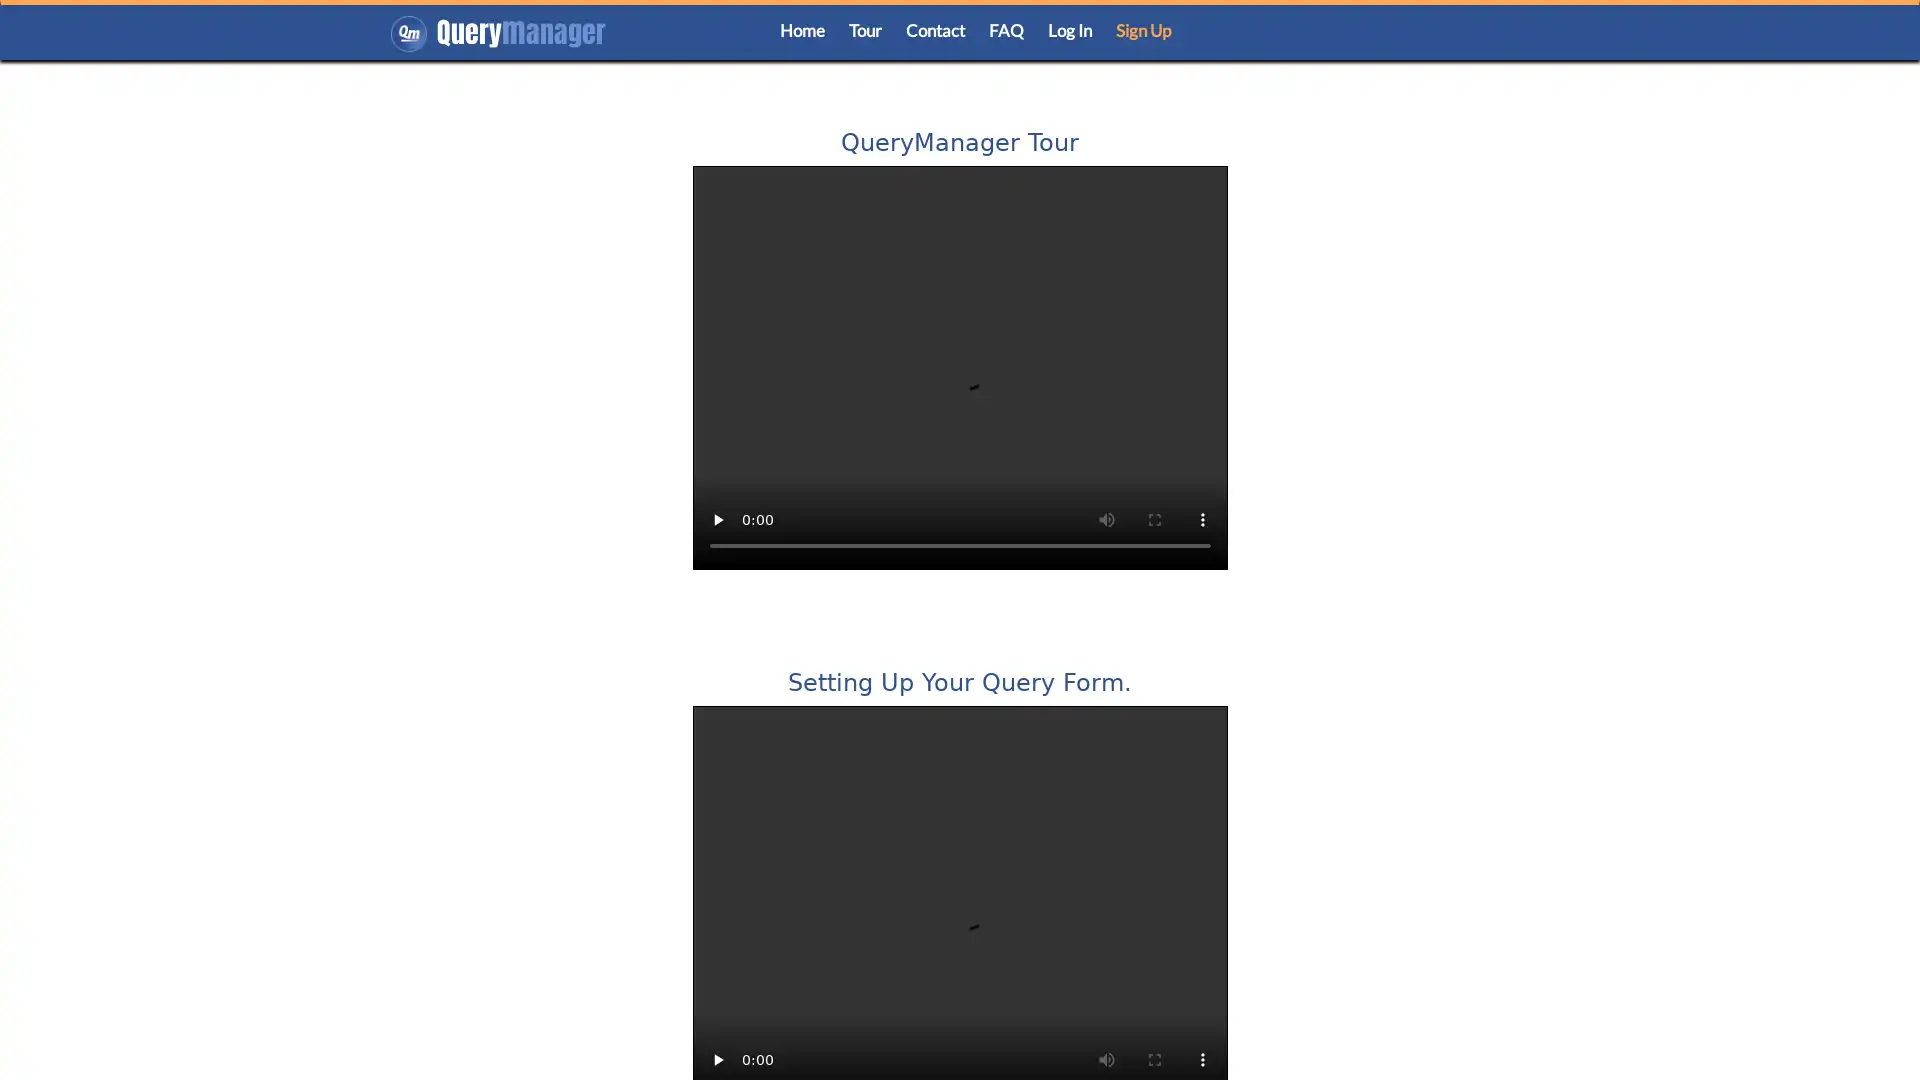  Describe the element at coordinates (1153, 519) in the screenshot. I see `enter full screen` at that location.